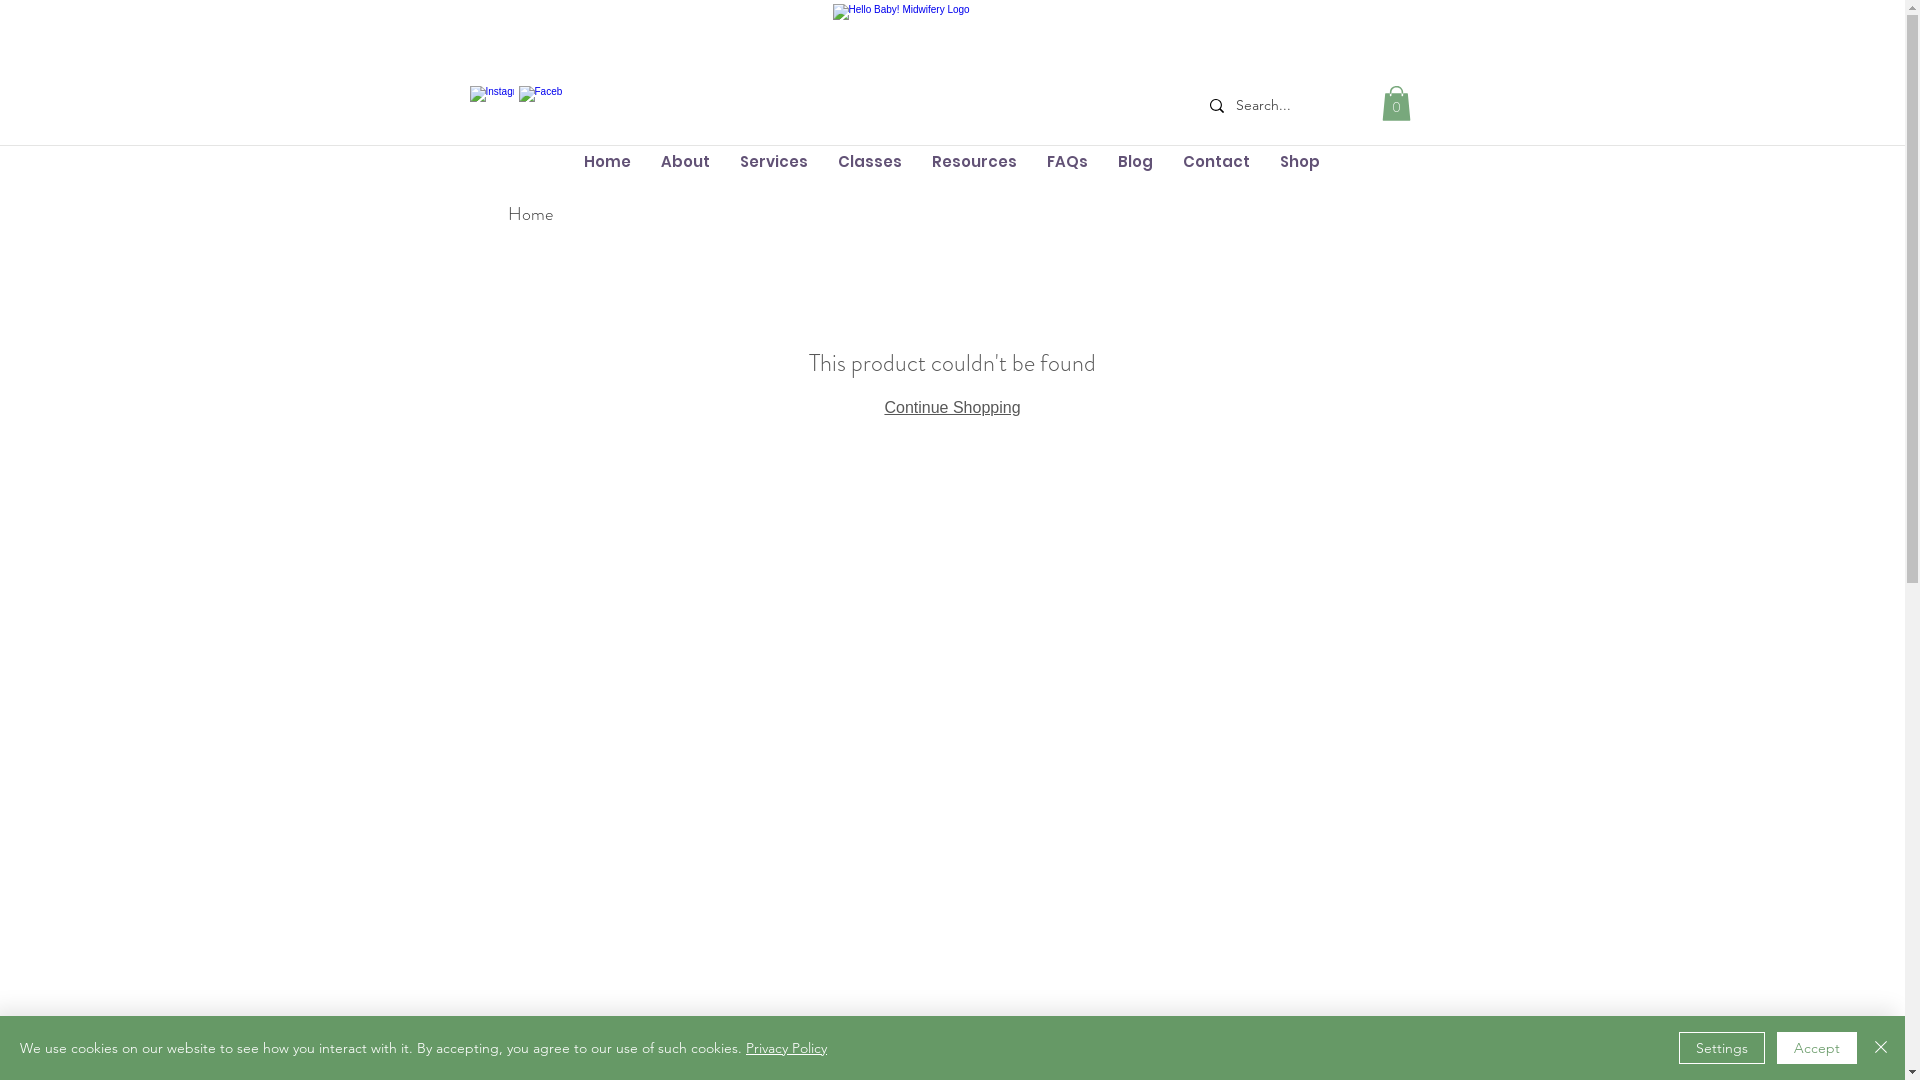  Describe the element at coordinates (868, 160) in the screenshot. I see `'Classes'` at that location.